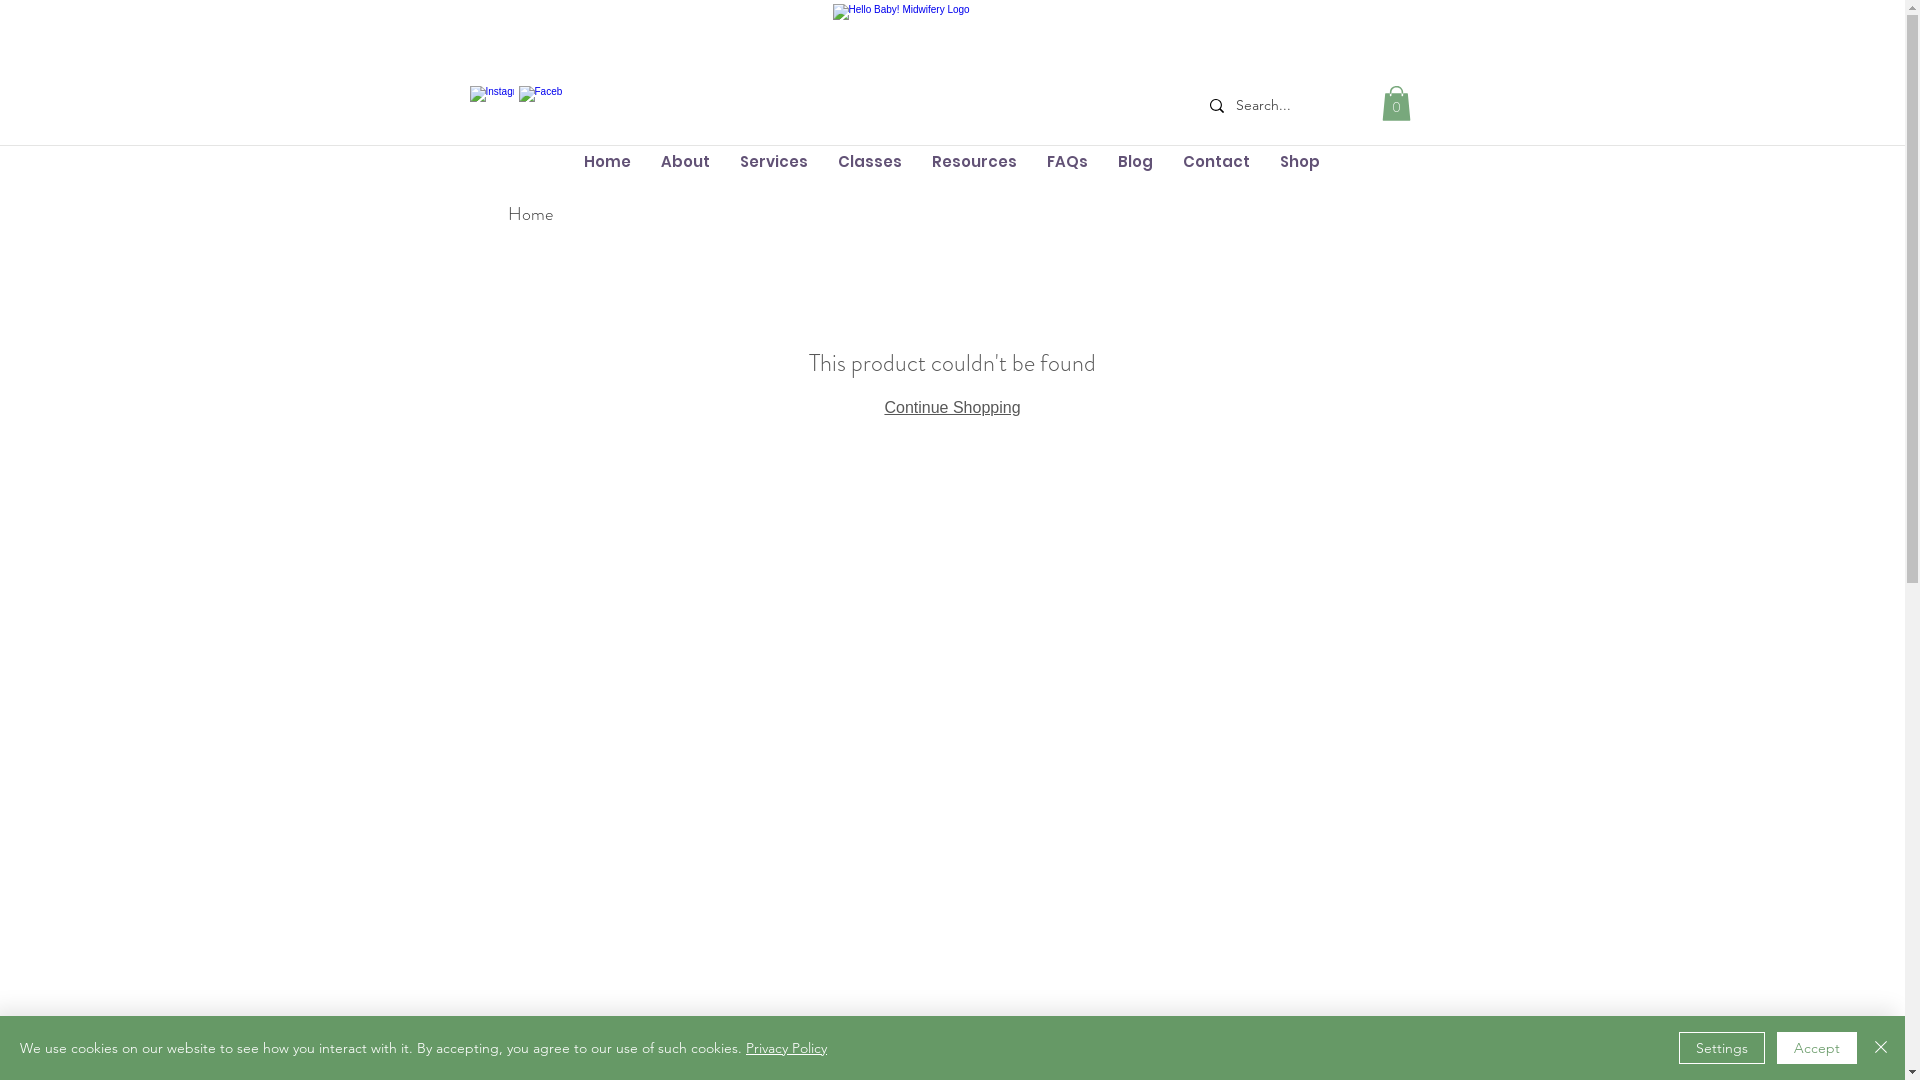  Describe the element at coordinates (868, 160) in the screenshot. I see `'Classes'` at that location.